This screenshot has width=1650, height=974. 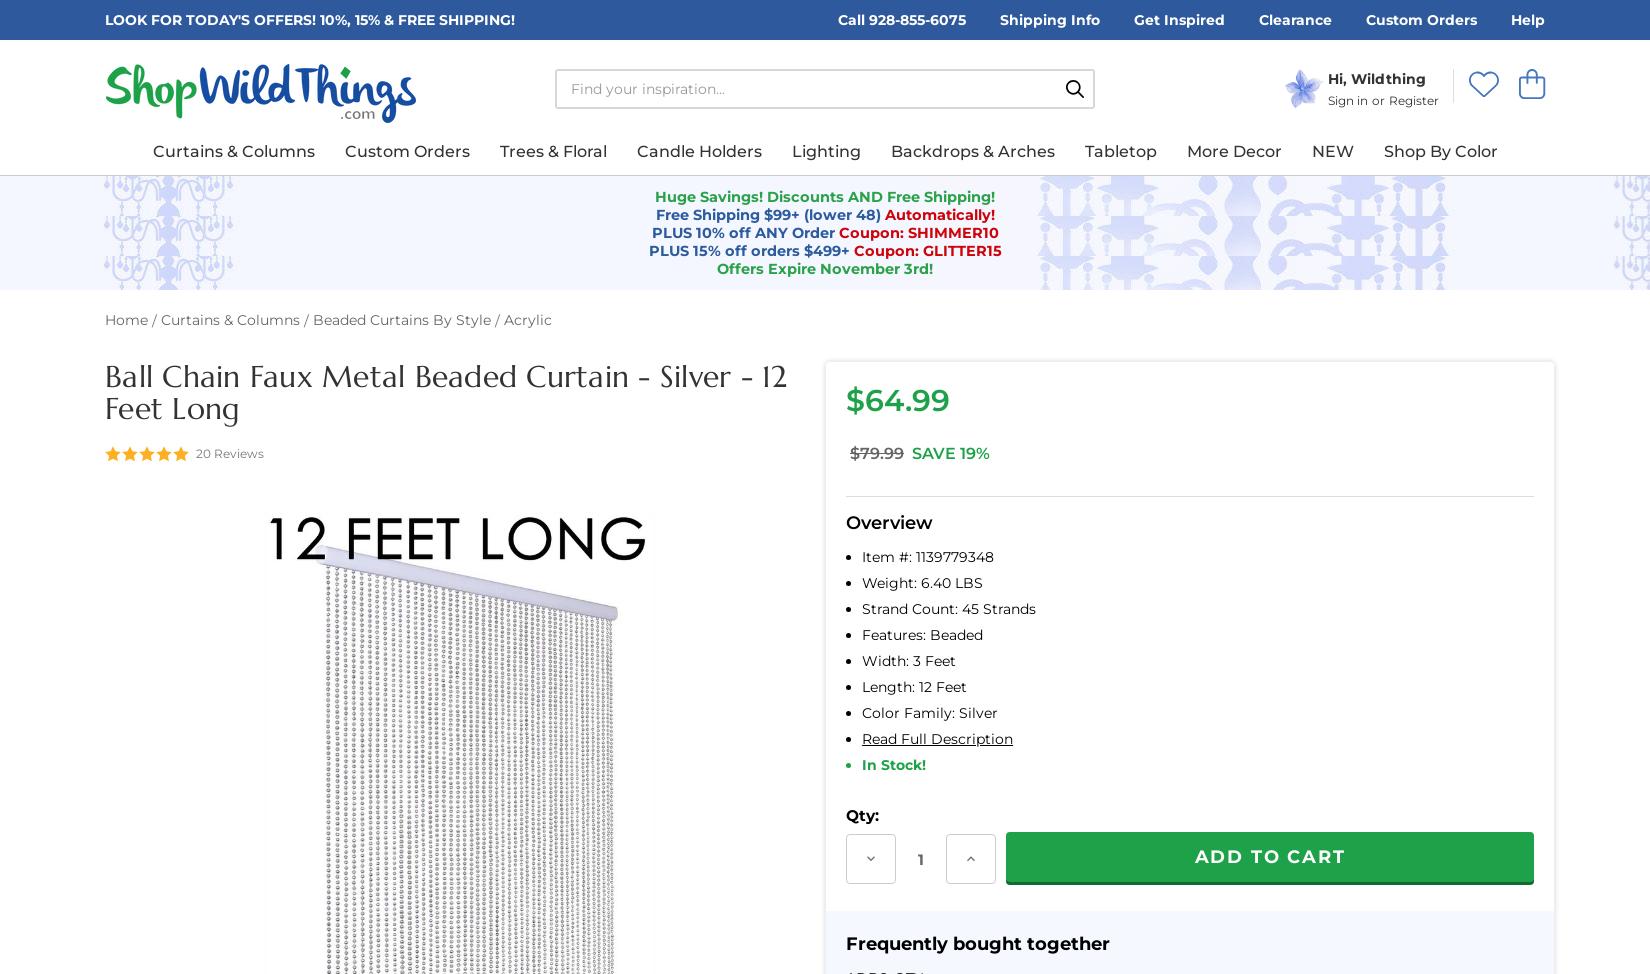 What do you see at coordinates (1331, 150) in the screenshot?
I see `'NEW'` at bounding box center [1331, 150].